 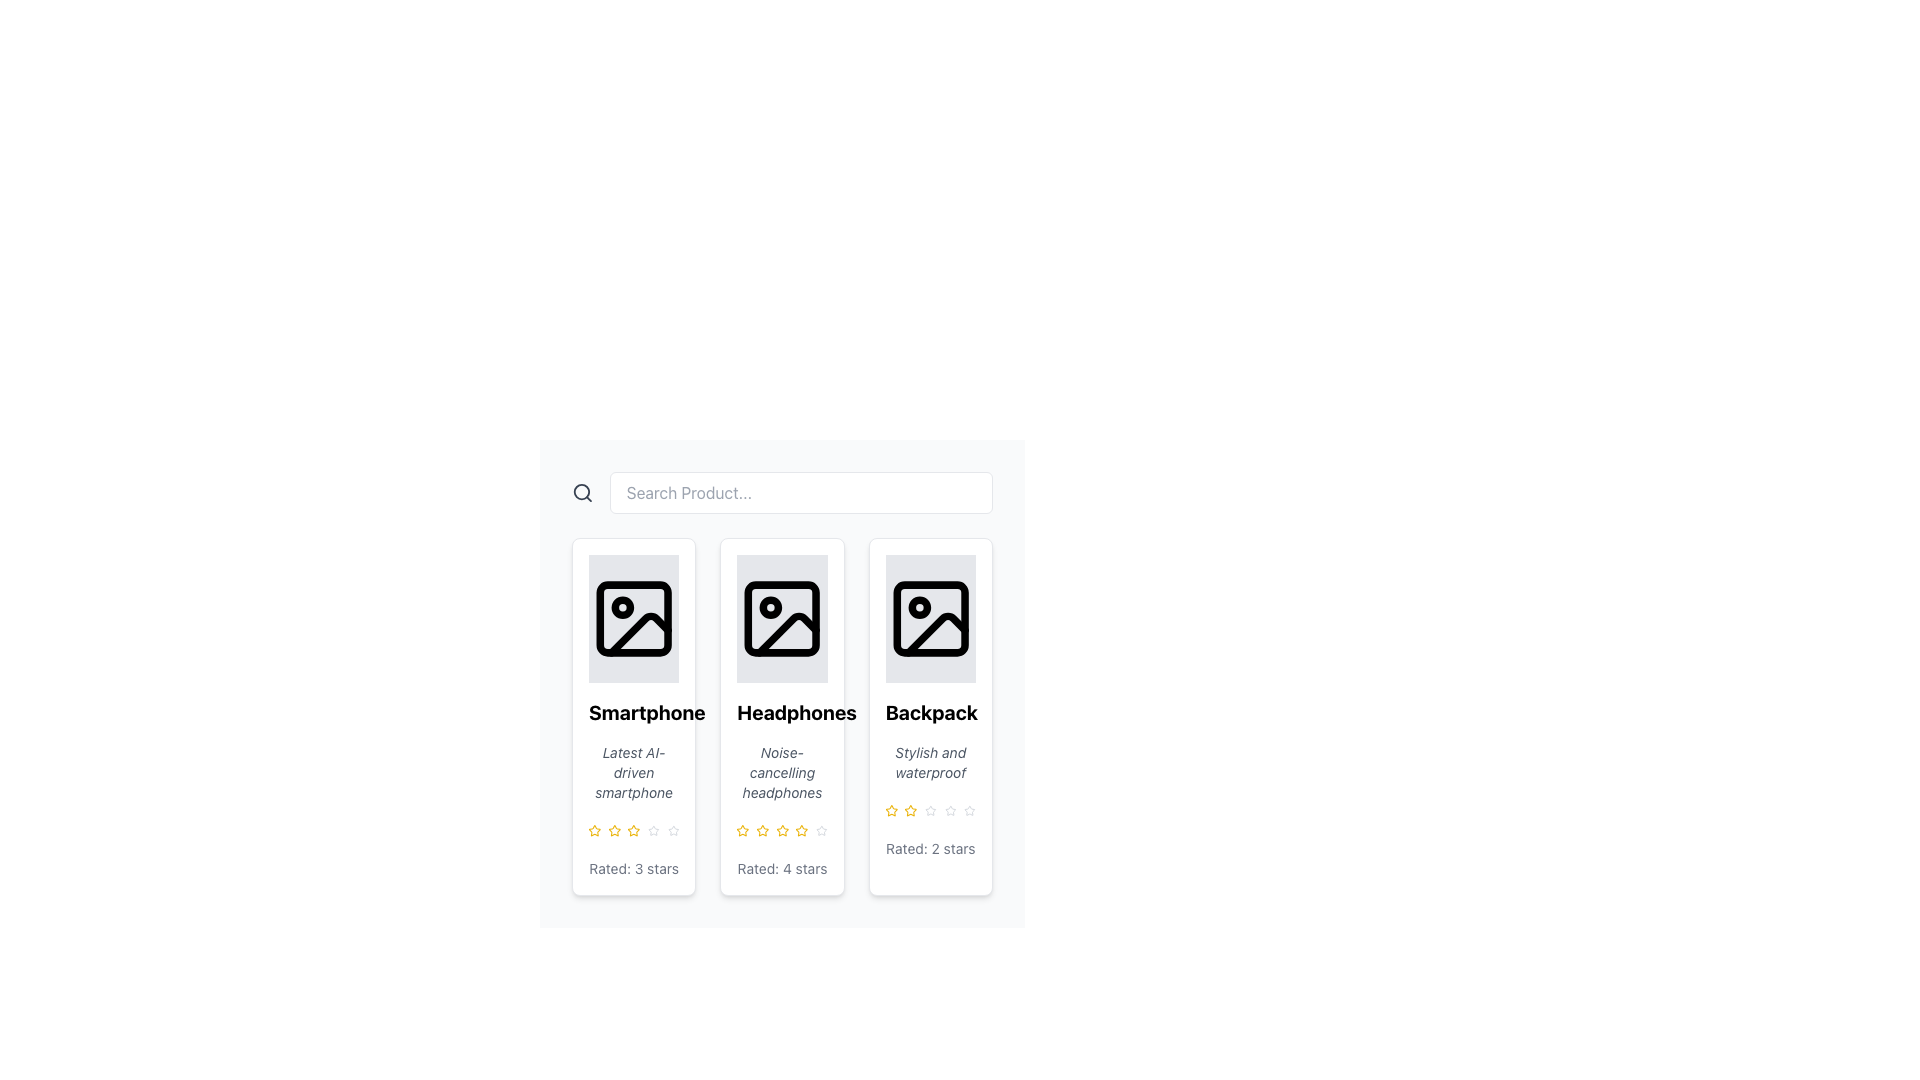 What do you see at coordinates (781, 712) in the screenshot?
I see `text label that serves as the title for the product presented in the second product card, located near the center underneath the product icon and above the description 'Noise-cancelling headphones'` at bounding box center [781, 712].